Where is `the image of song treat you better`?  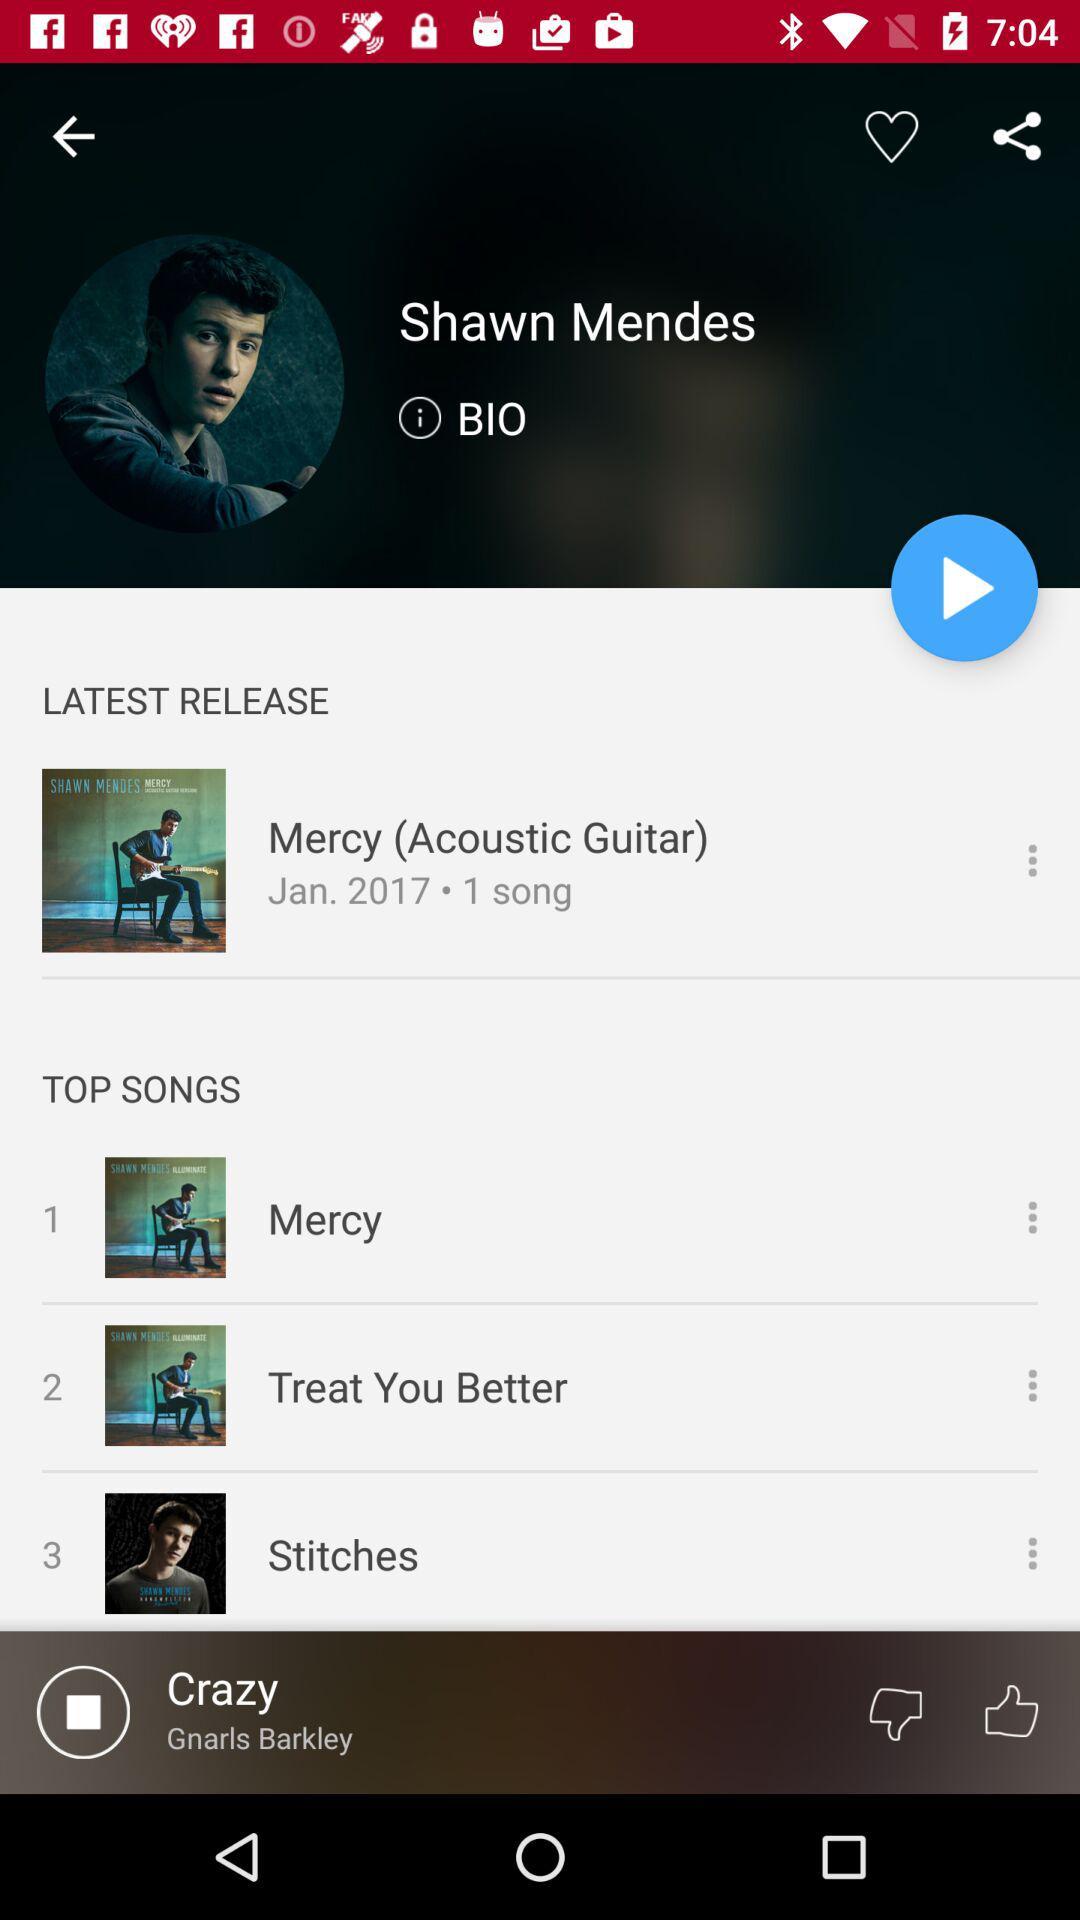
the image of song treat you better is located at coordinates (164, 1384).